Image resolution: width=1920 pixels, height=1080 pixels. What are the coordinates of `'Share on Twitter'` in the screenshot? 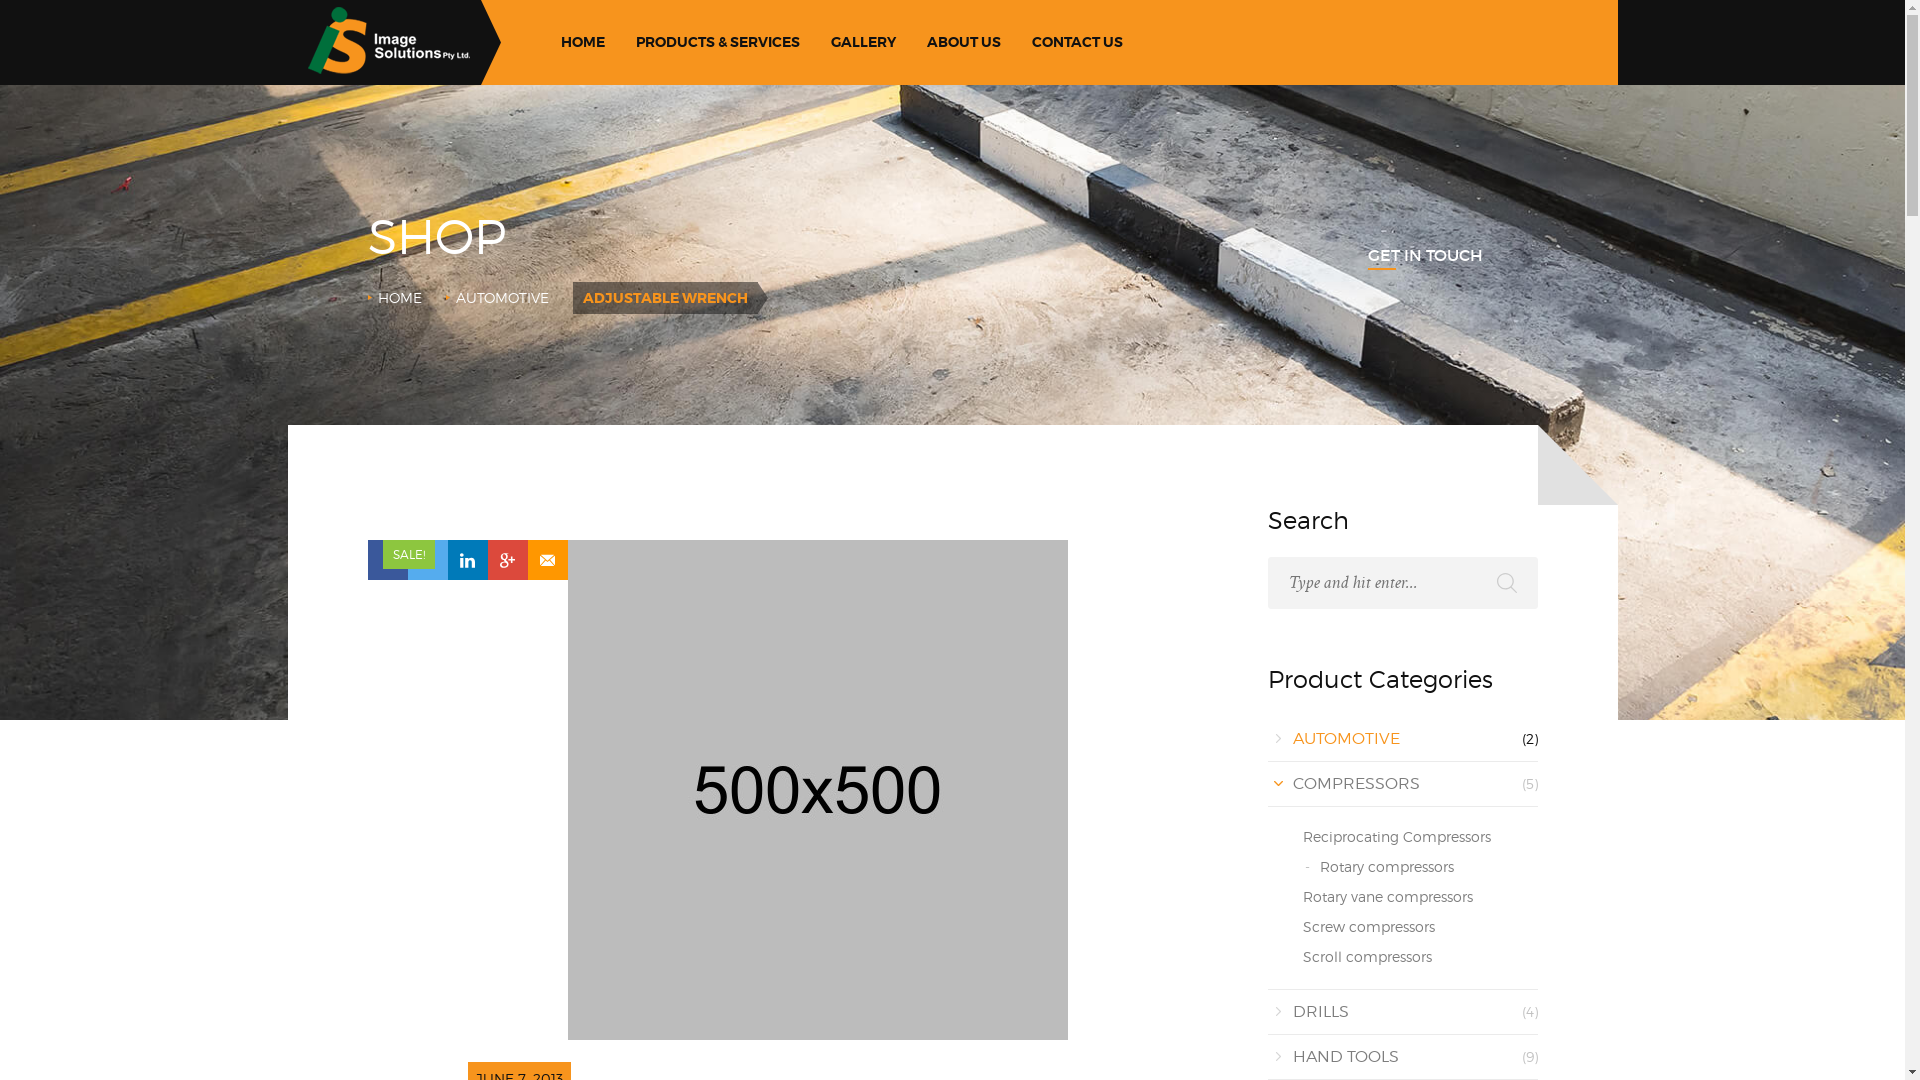 It's located at (426, 559).